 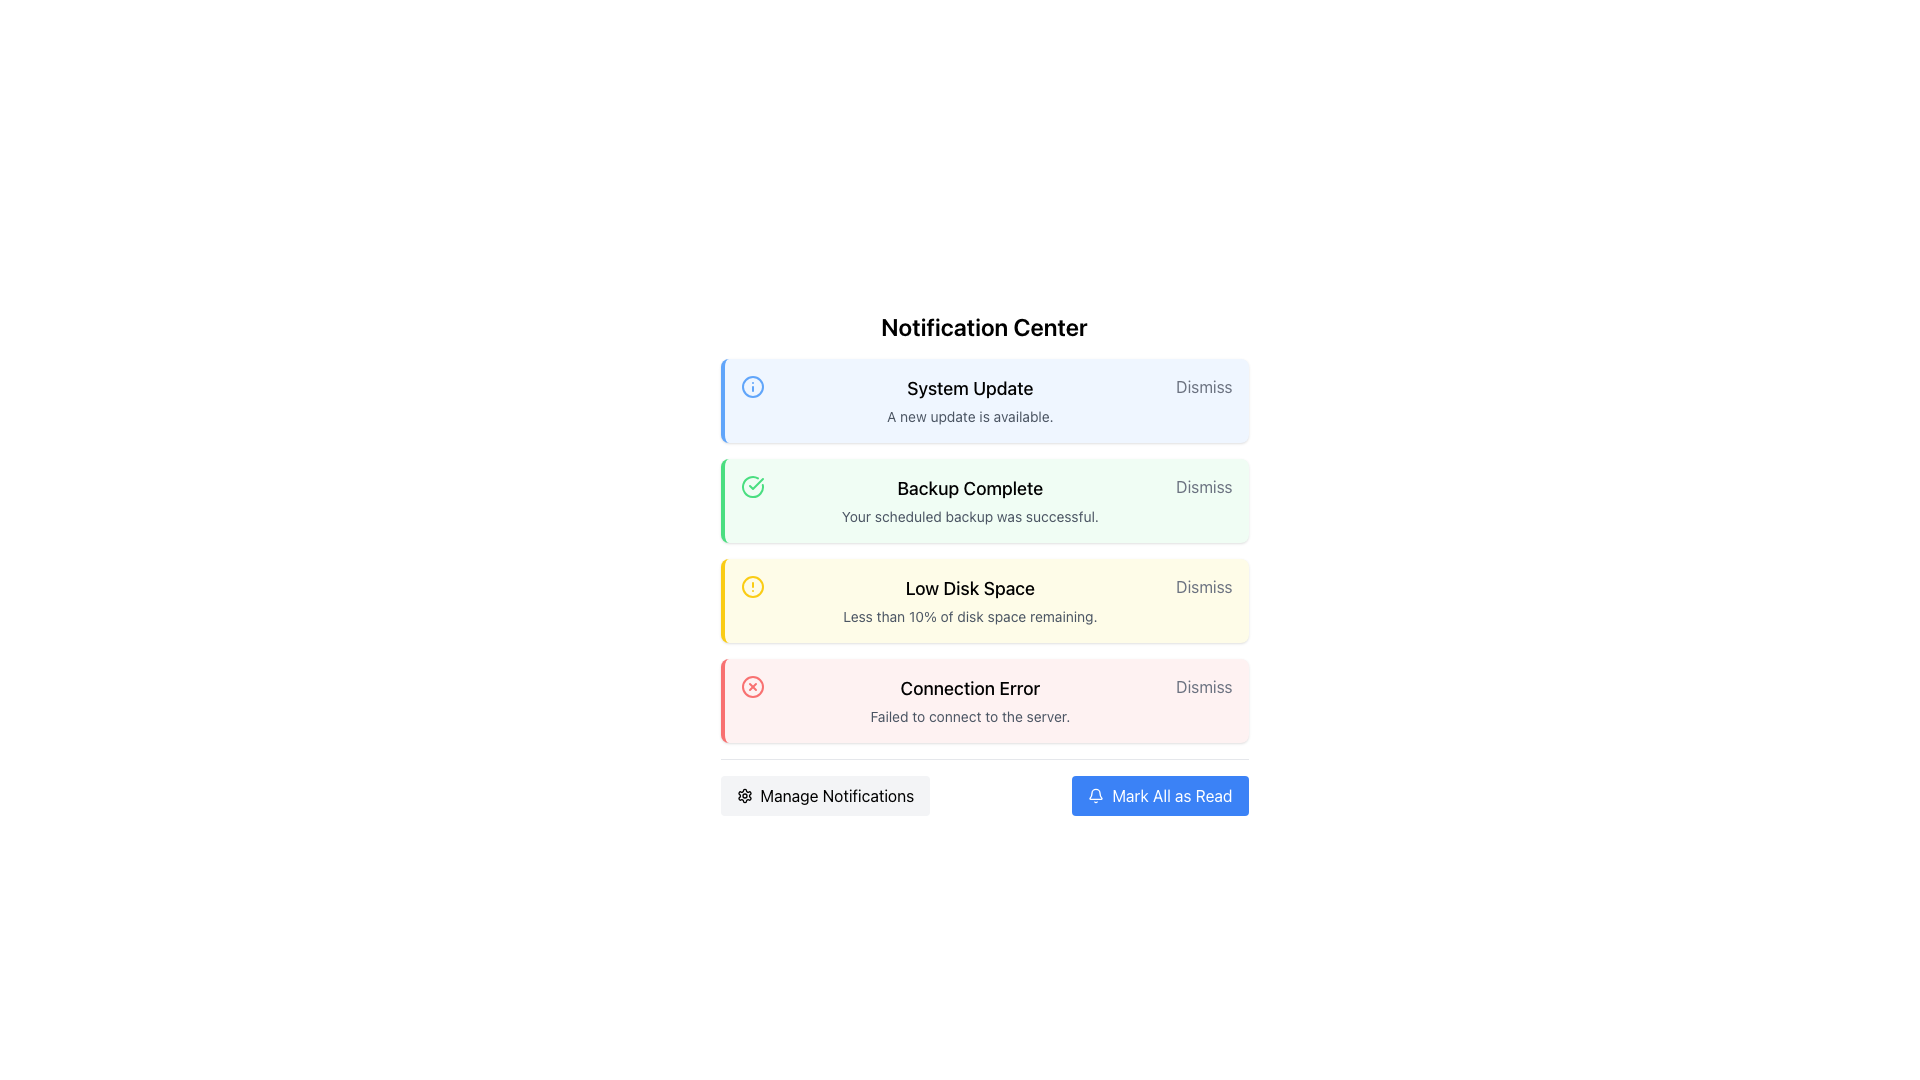 I want to click on the 'Dismiss' button in the upper right corner of the notification card labeled 'Backup Complete' to change its color, so click(x=1203, y=486).